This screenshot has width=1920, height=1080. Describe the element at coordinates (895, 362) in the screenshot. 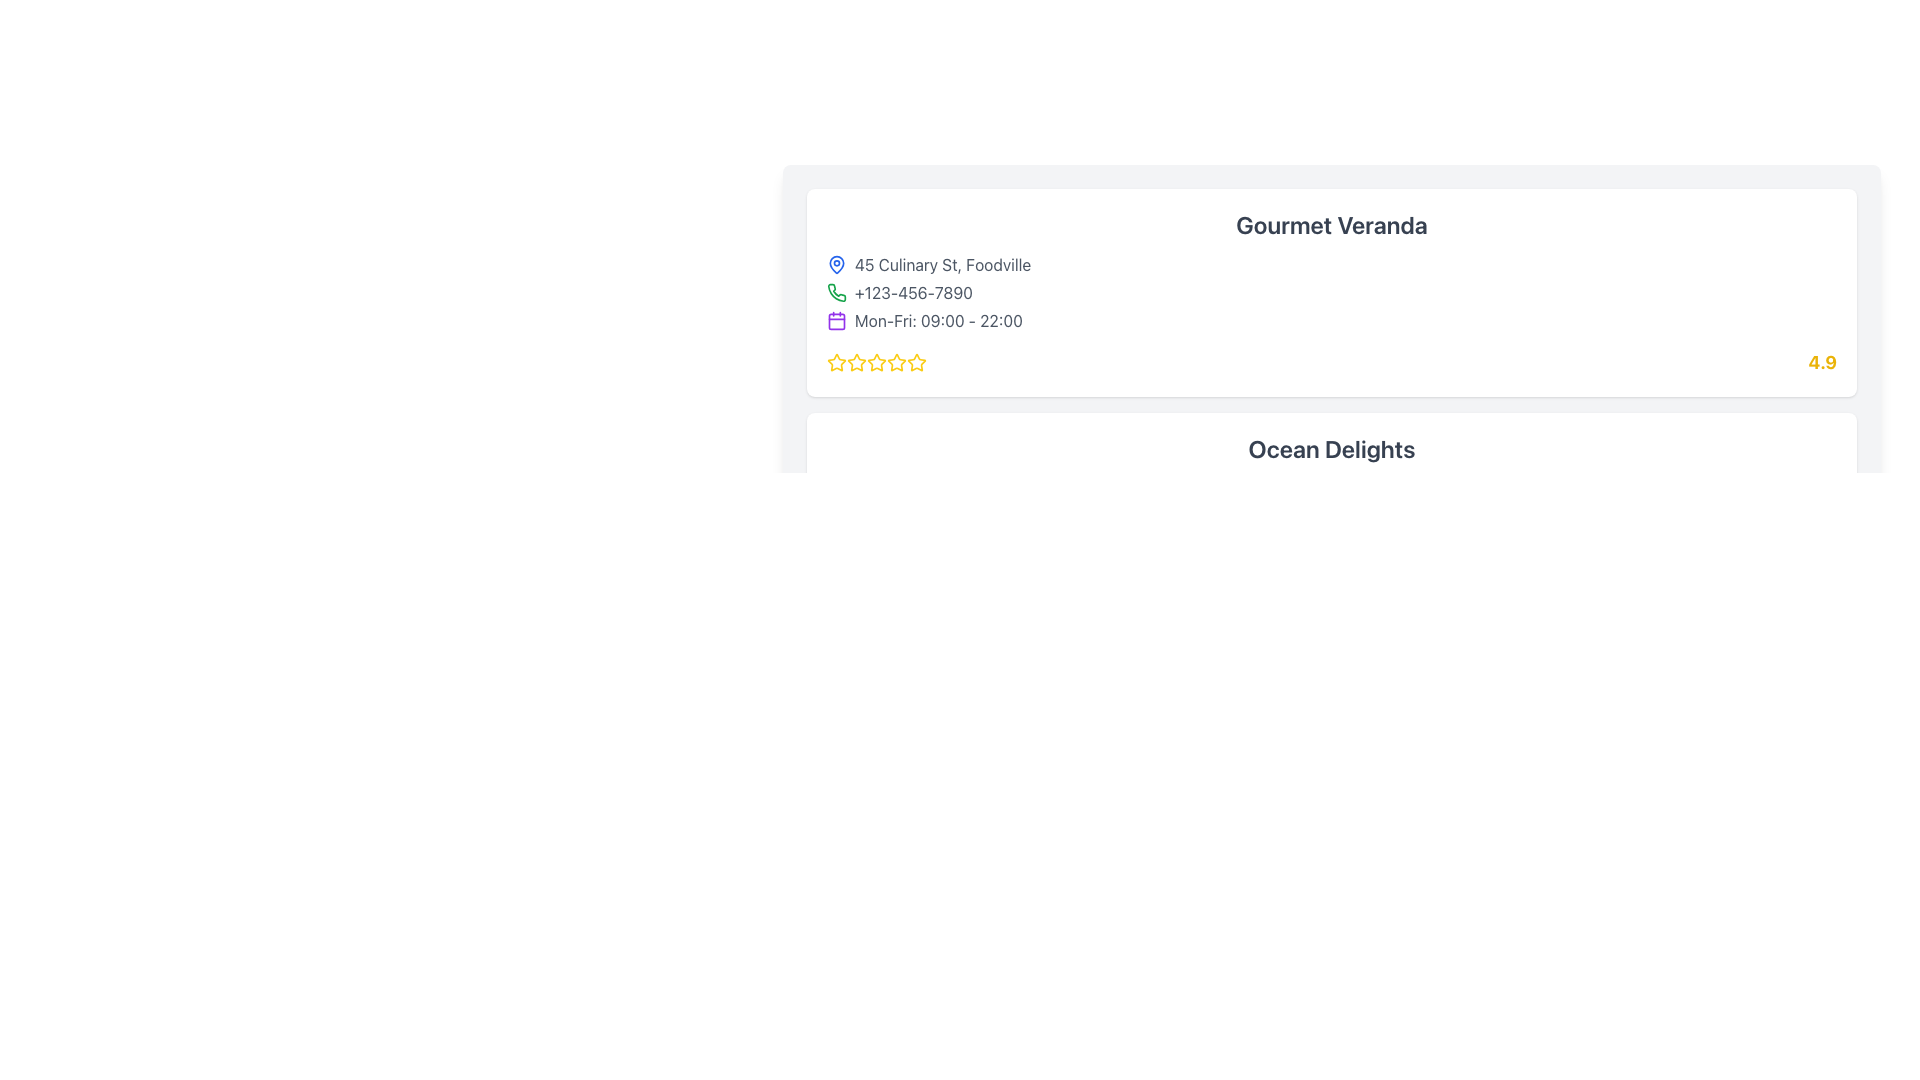

I see `the fourth star icon in the five-star rating system under 'Gourmet Veranda'` at that location.